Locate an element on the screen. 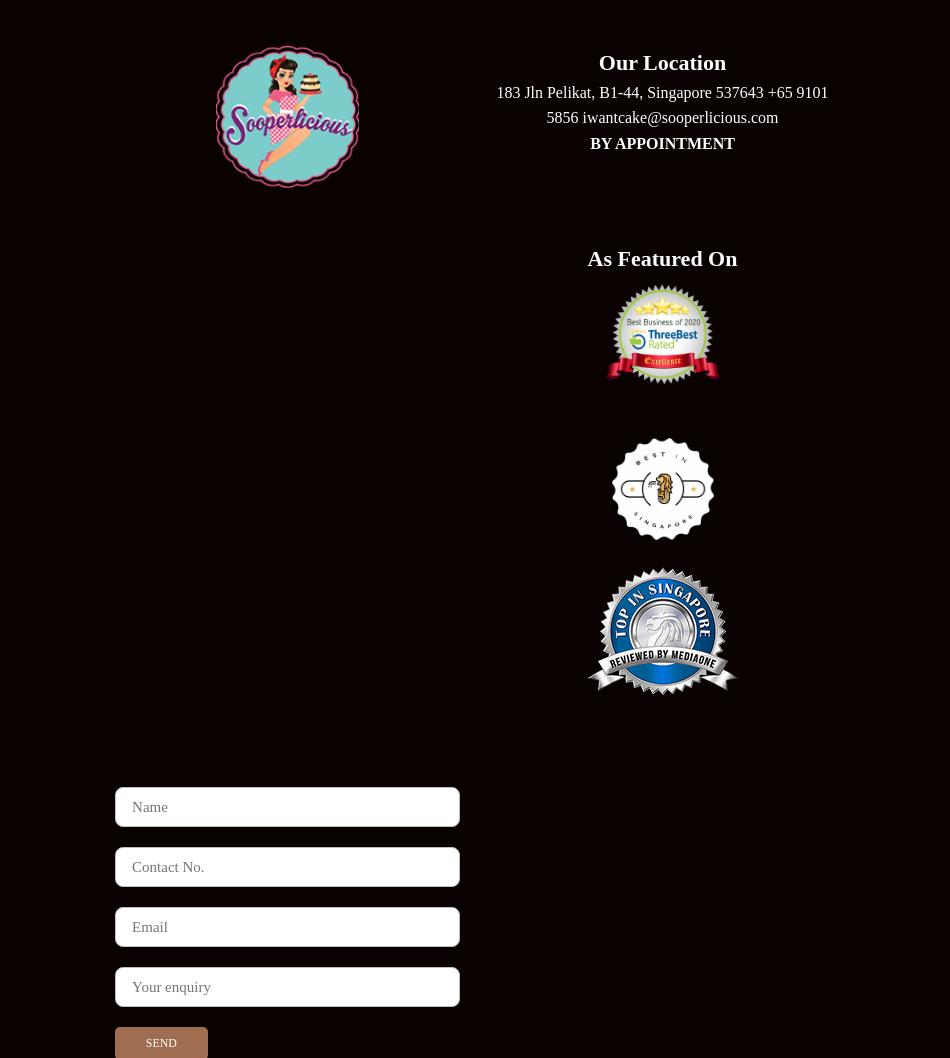  'Teaching' is located at coordinates (473, 928).